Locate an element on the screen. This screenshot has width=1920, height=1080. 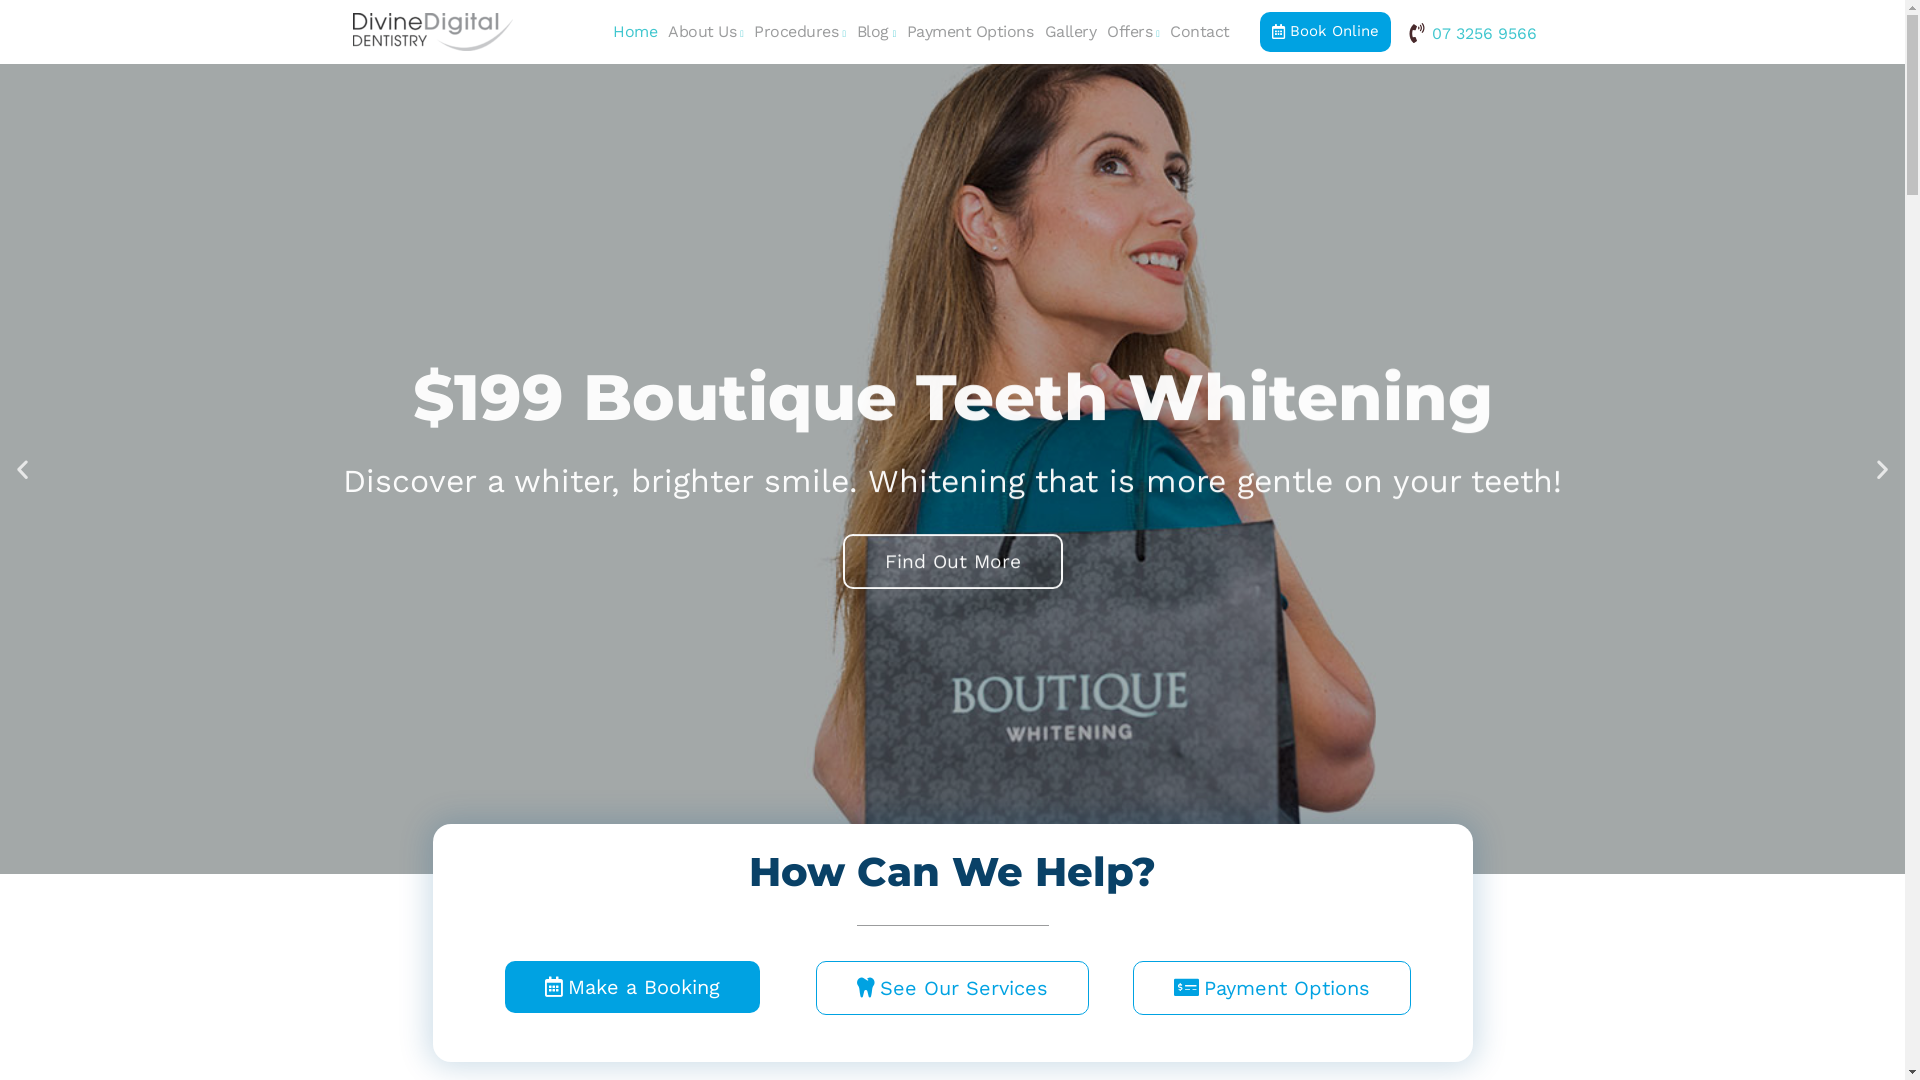
'Procedures' is located at coordinates (747, 31).